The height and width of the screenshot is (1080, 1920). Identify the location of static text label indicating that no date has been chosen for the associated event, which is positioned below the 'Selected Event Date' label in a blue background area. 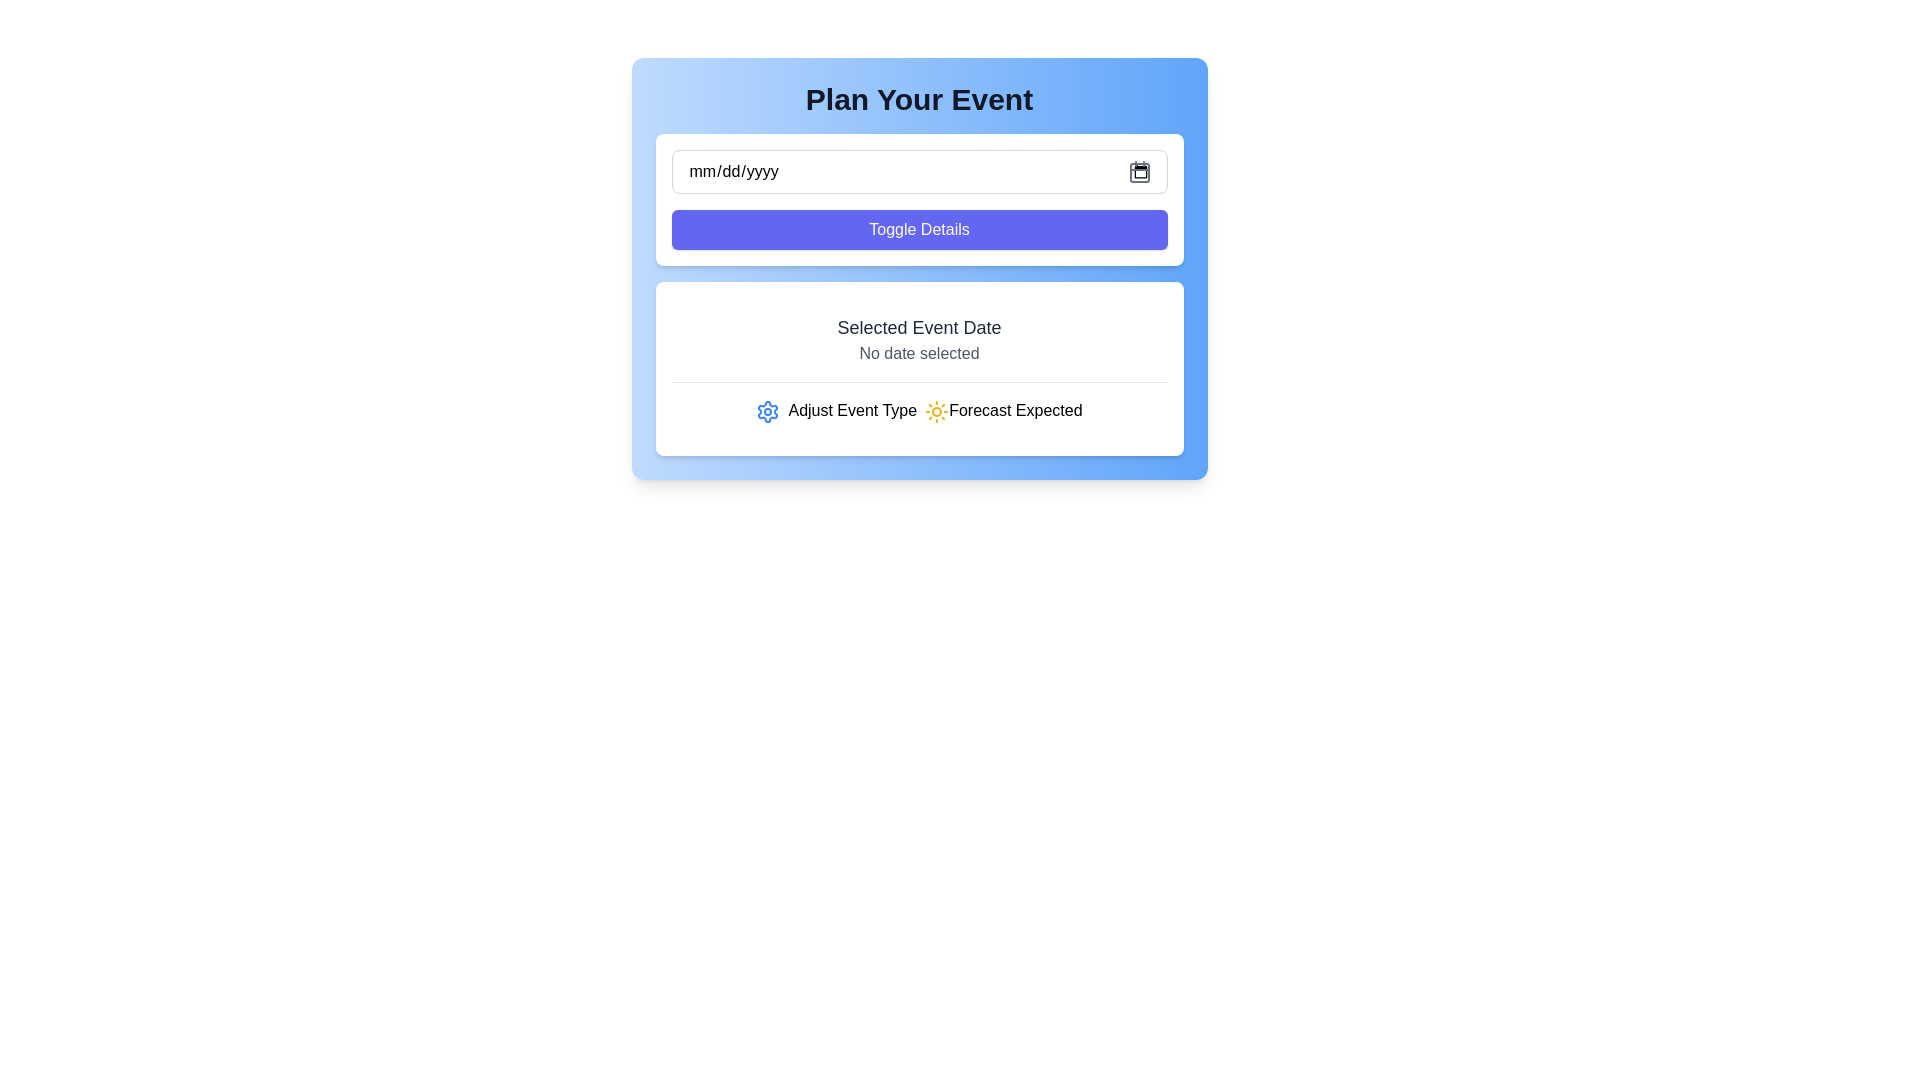
(918, 353).